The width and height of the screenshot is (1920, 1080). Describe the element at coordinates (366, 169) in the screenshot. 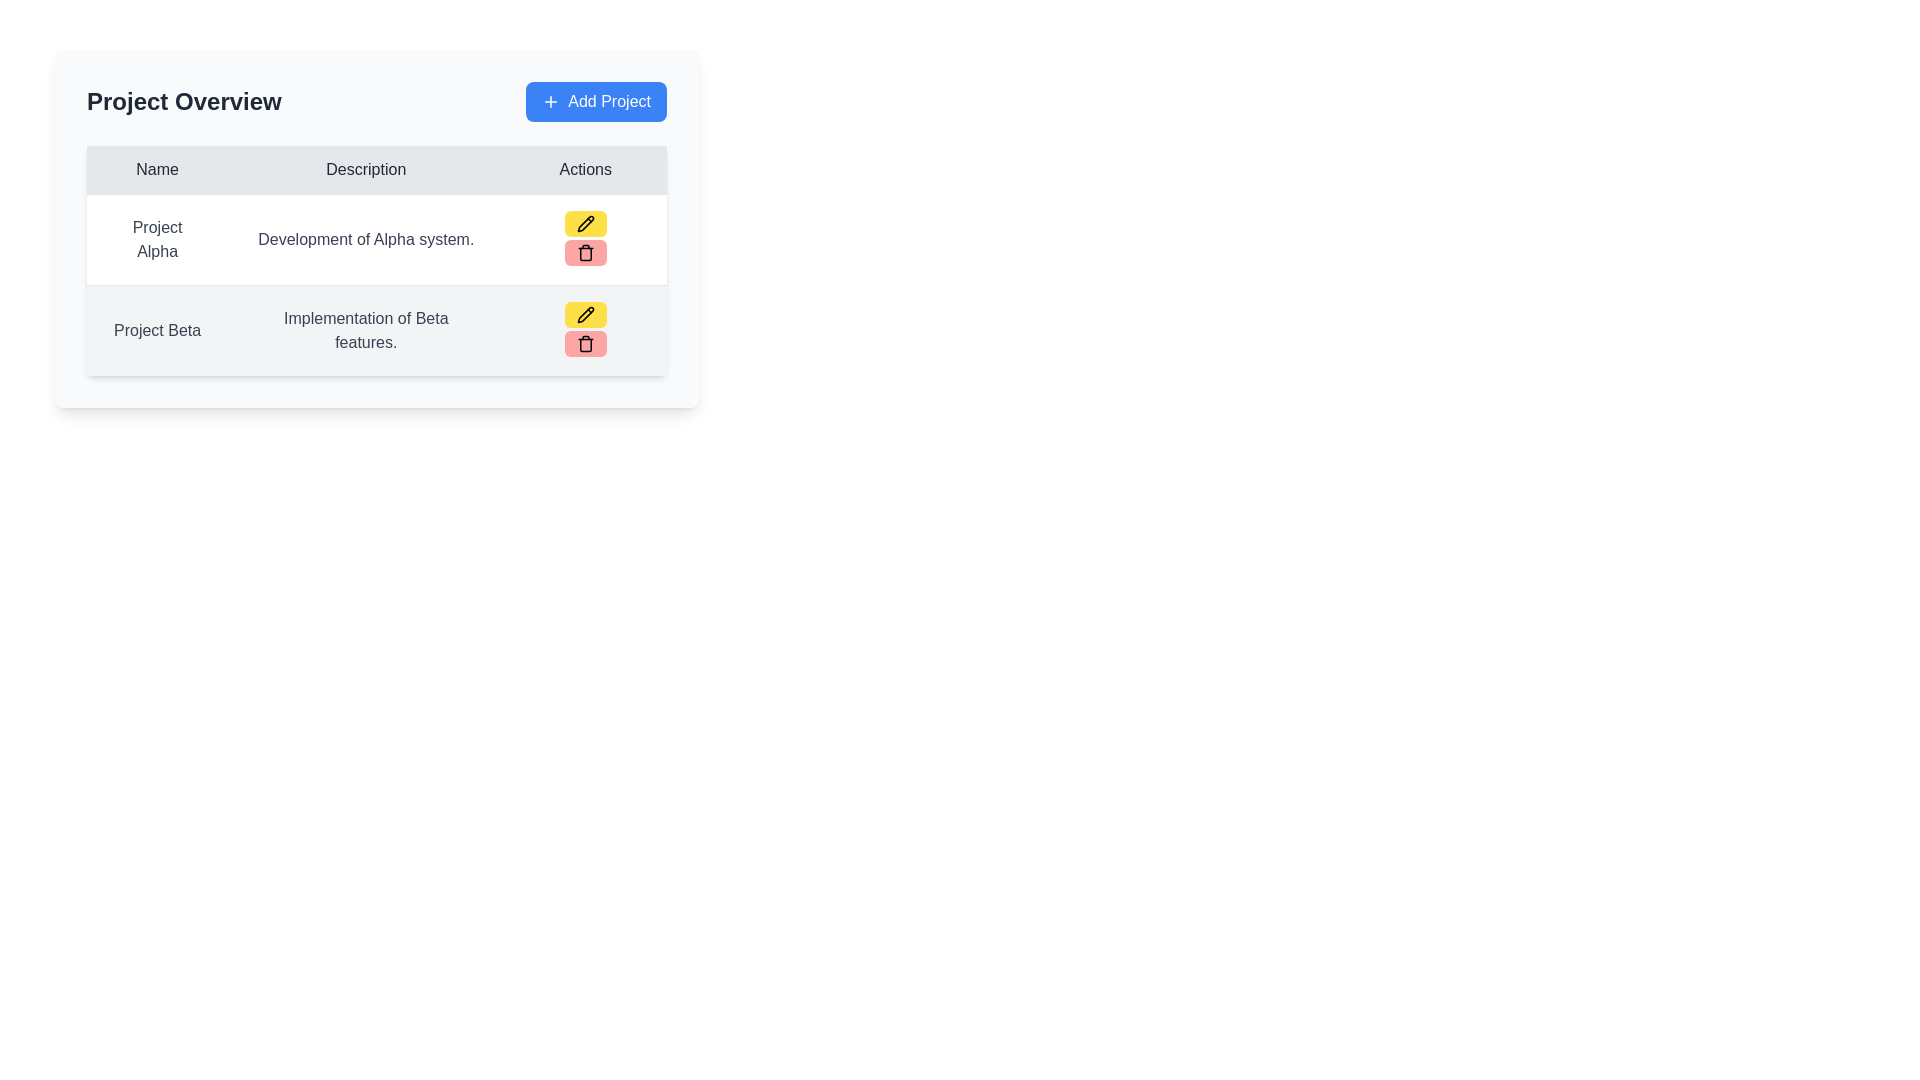

I see `the header title 'Description' in the second column of the table, which is positioned between 'Name' and 'Actions'` at that location.